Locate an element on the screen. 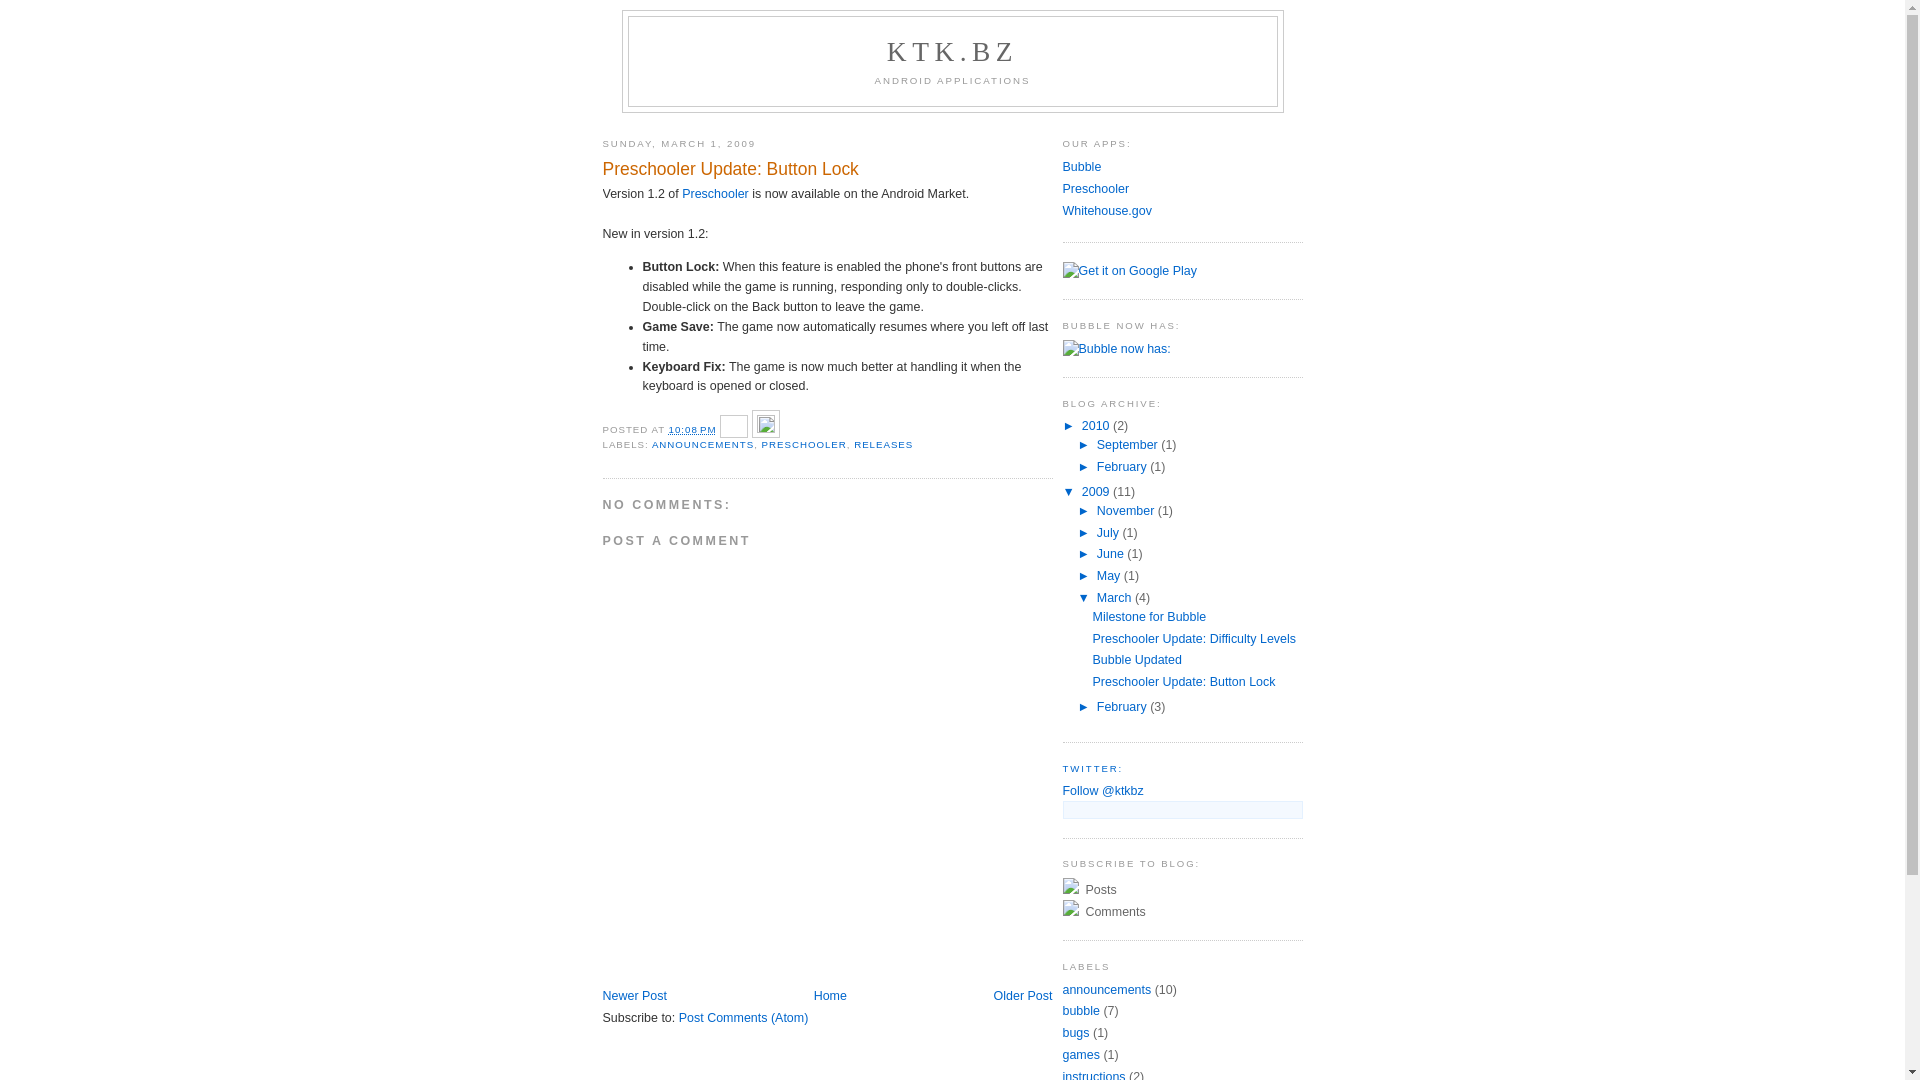 This screenshot has width=1920, height=1080. 'Posts' is located at coordinates (1060, 887).